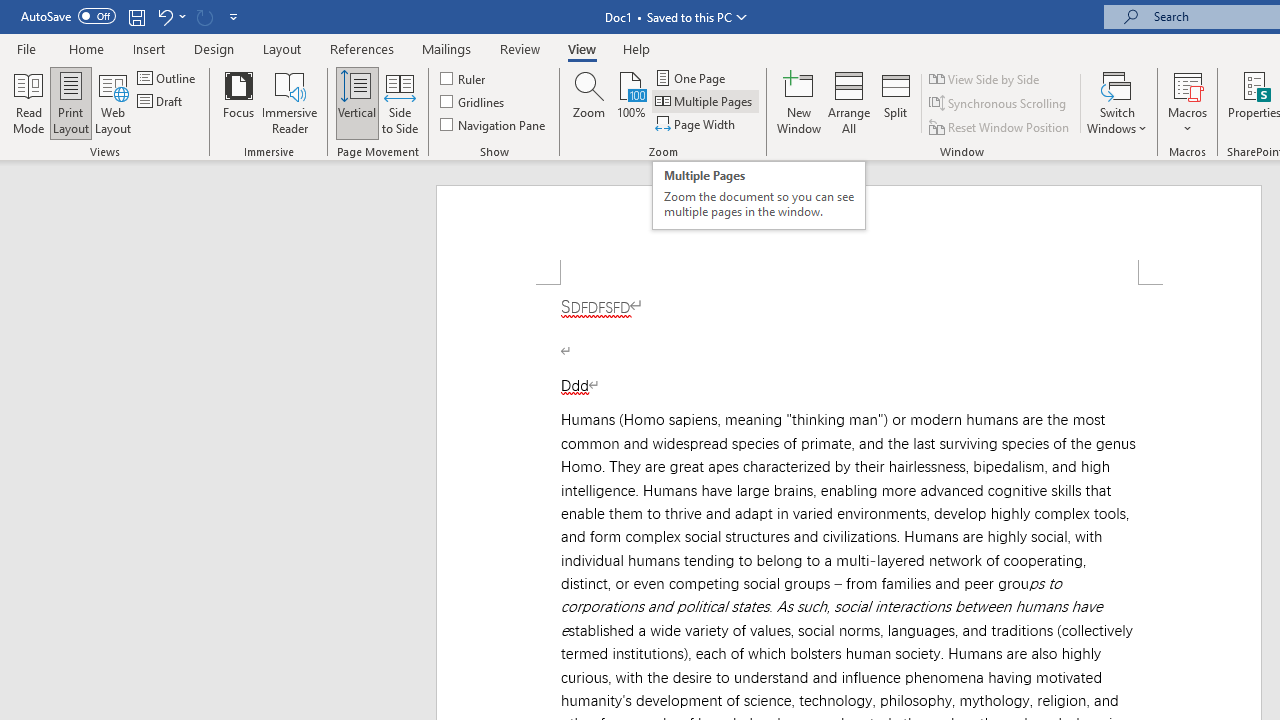 This screenshot has width=1280, height=720. What do you see at coordinates (1000, 127) in the screenshot?
I see `'Reset Window Position'` at bounding box center [1000, 127].